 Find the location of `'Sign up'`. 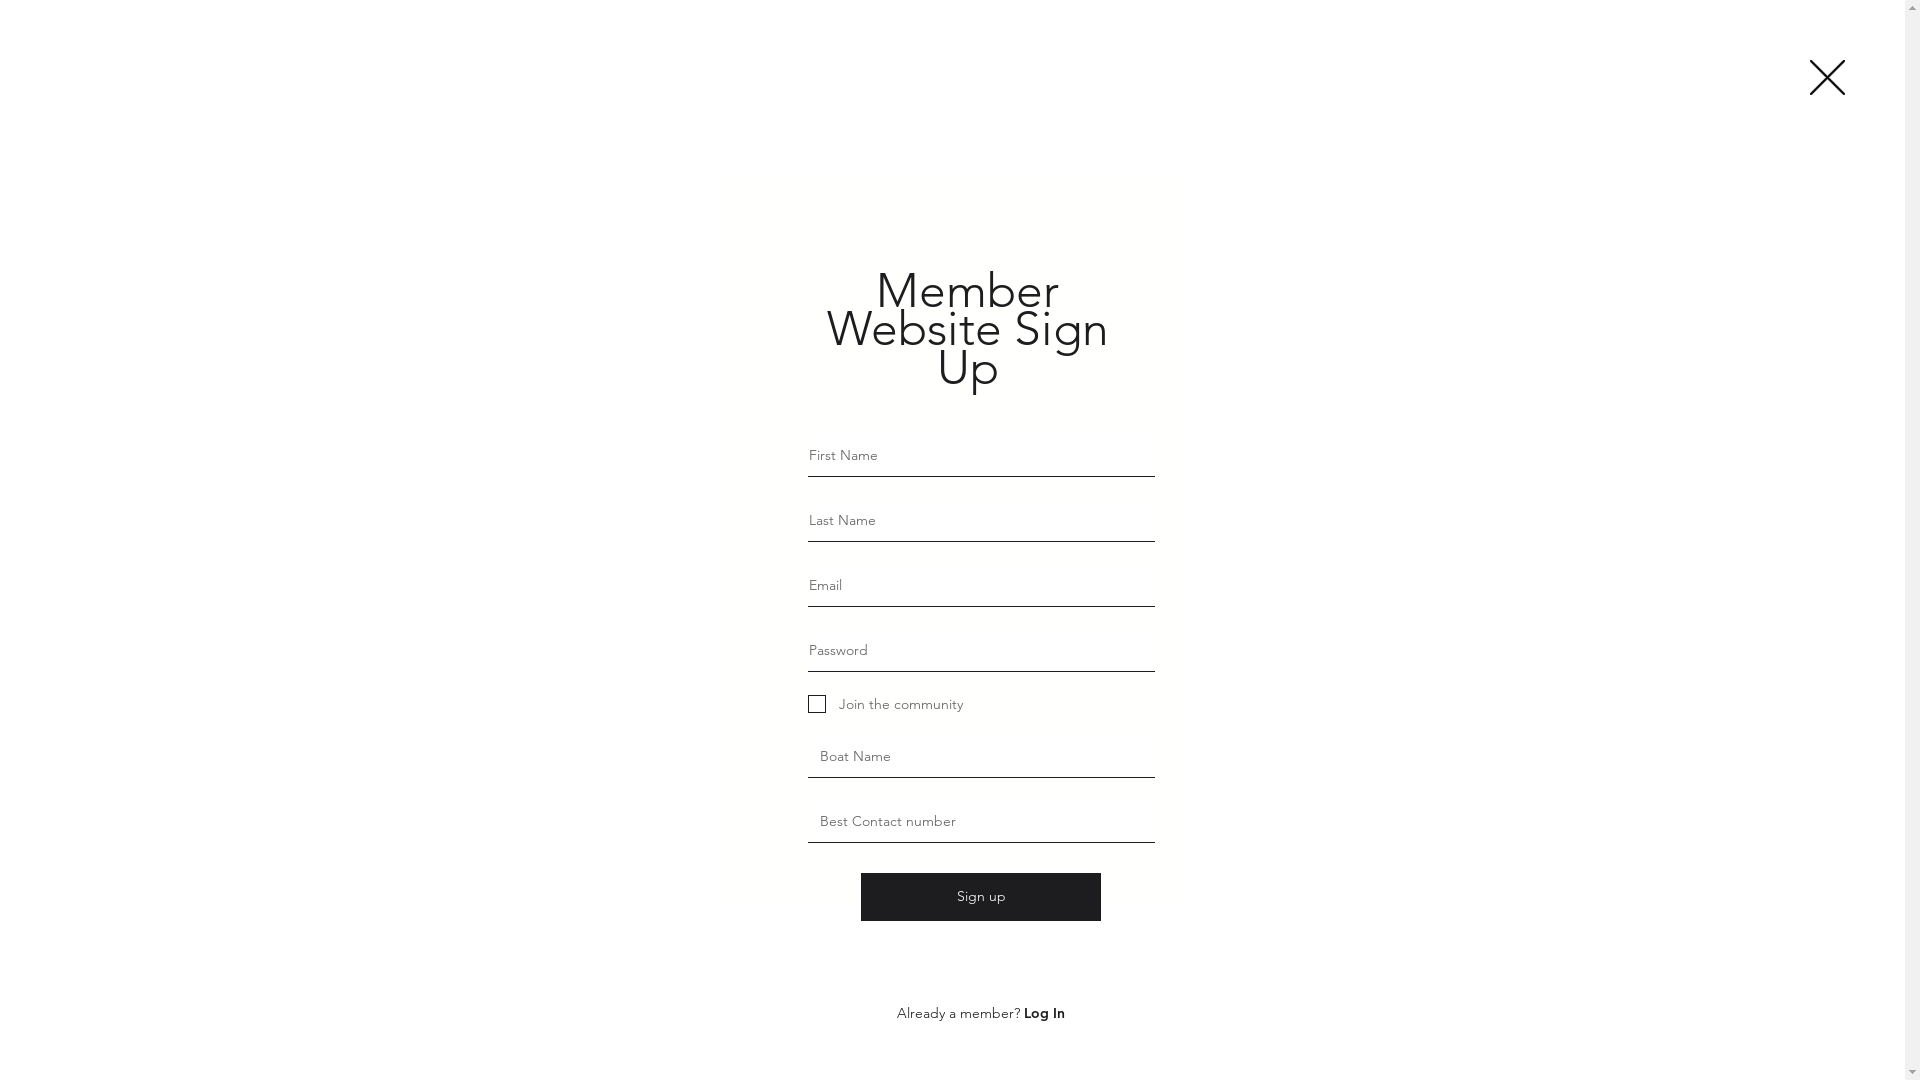

'Sign up' is located at coordinates (980, 896).